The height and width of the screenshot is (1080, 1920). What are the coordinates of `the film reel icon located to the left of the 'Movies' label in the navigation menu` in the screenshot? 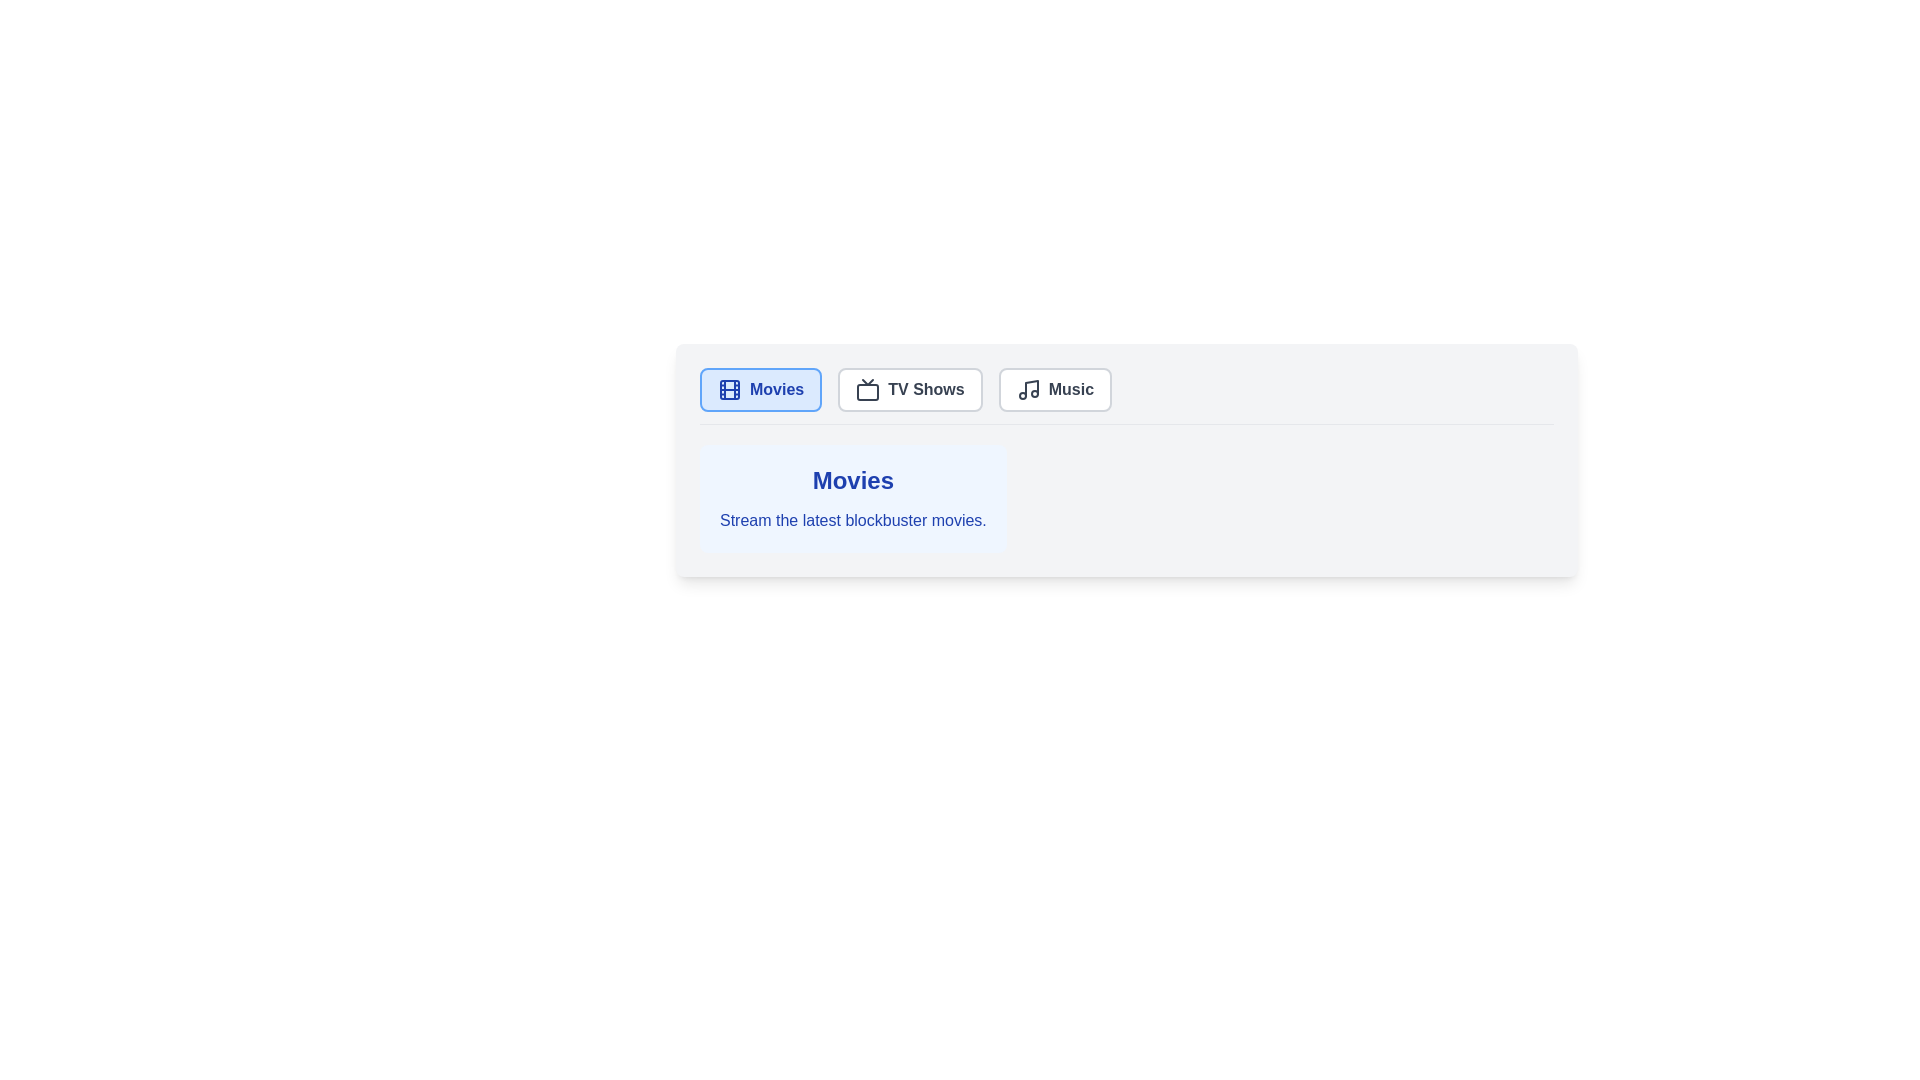 It's located at (728, 389).